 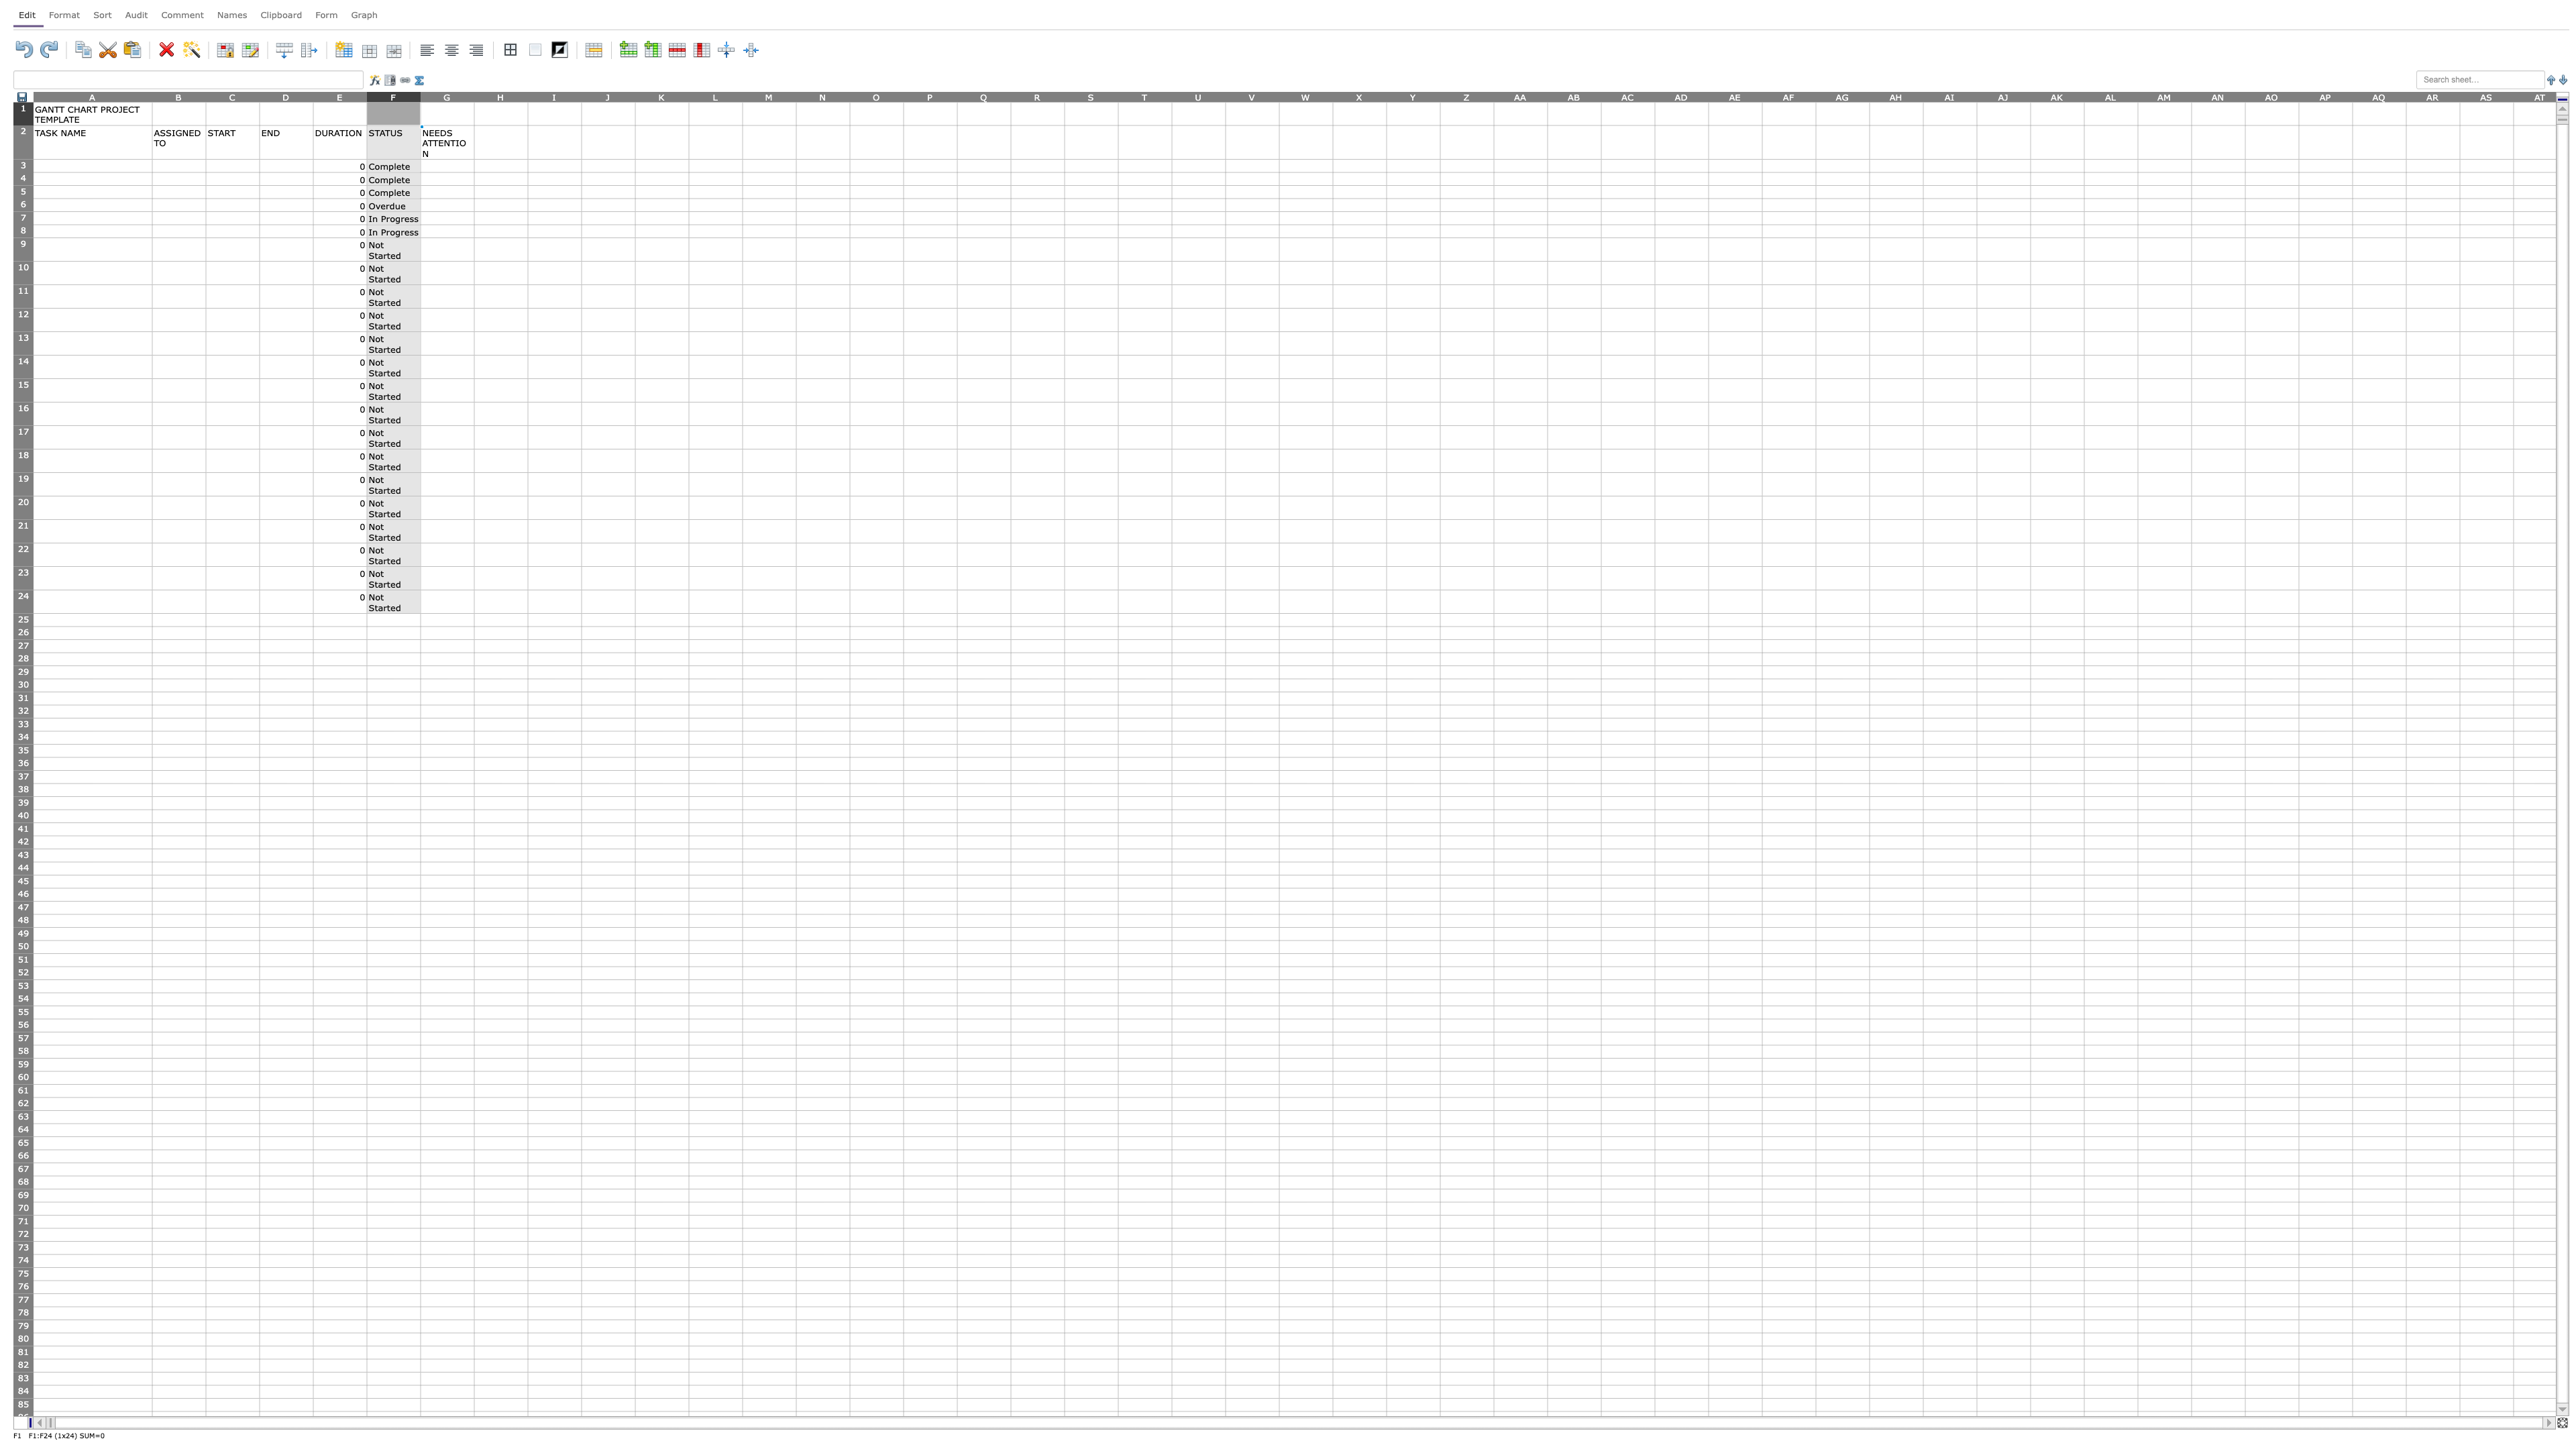 What do you see at coordinates (474, 95) in the screenshot?
I see `the right edge of column G, for next step resizing the column` at bounding box center [474, 95].